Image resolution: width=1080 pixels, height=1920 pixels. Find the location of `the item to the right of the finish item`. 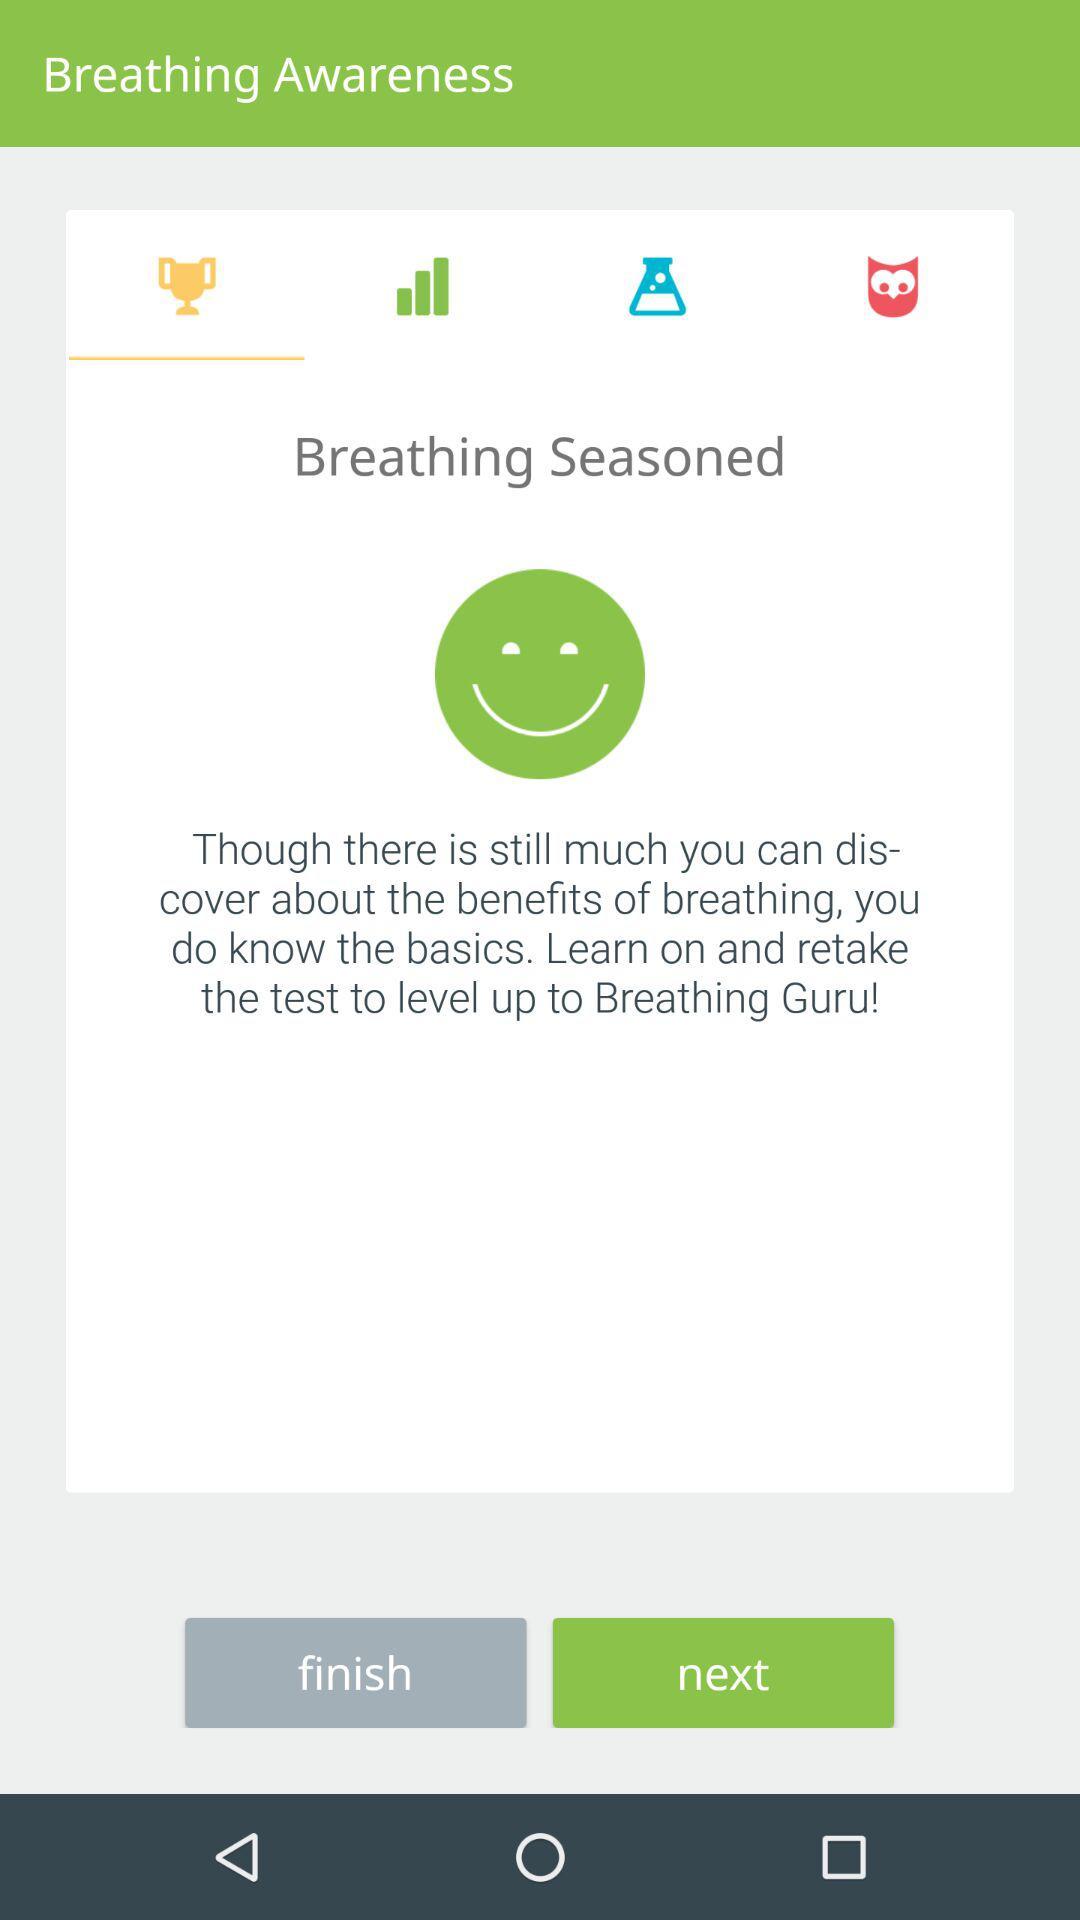

the item to the right of the finish item is located at coordinates (723, 1672).